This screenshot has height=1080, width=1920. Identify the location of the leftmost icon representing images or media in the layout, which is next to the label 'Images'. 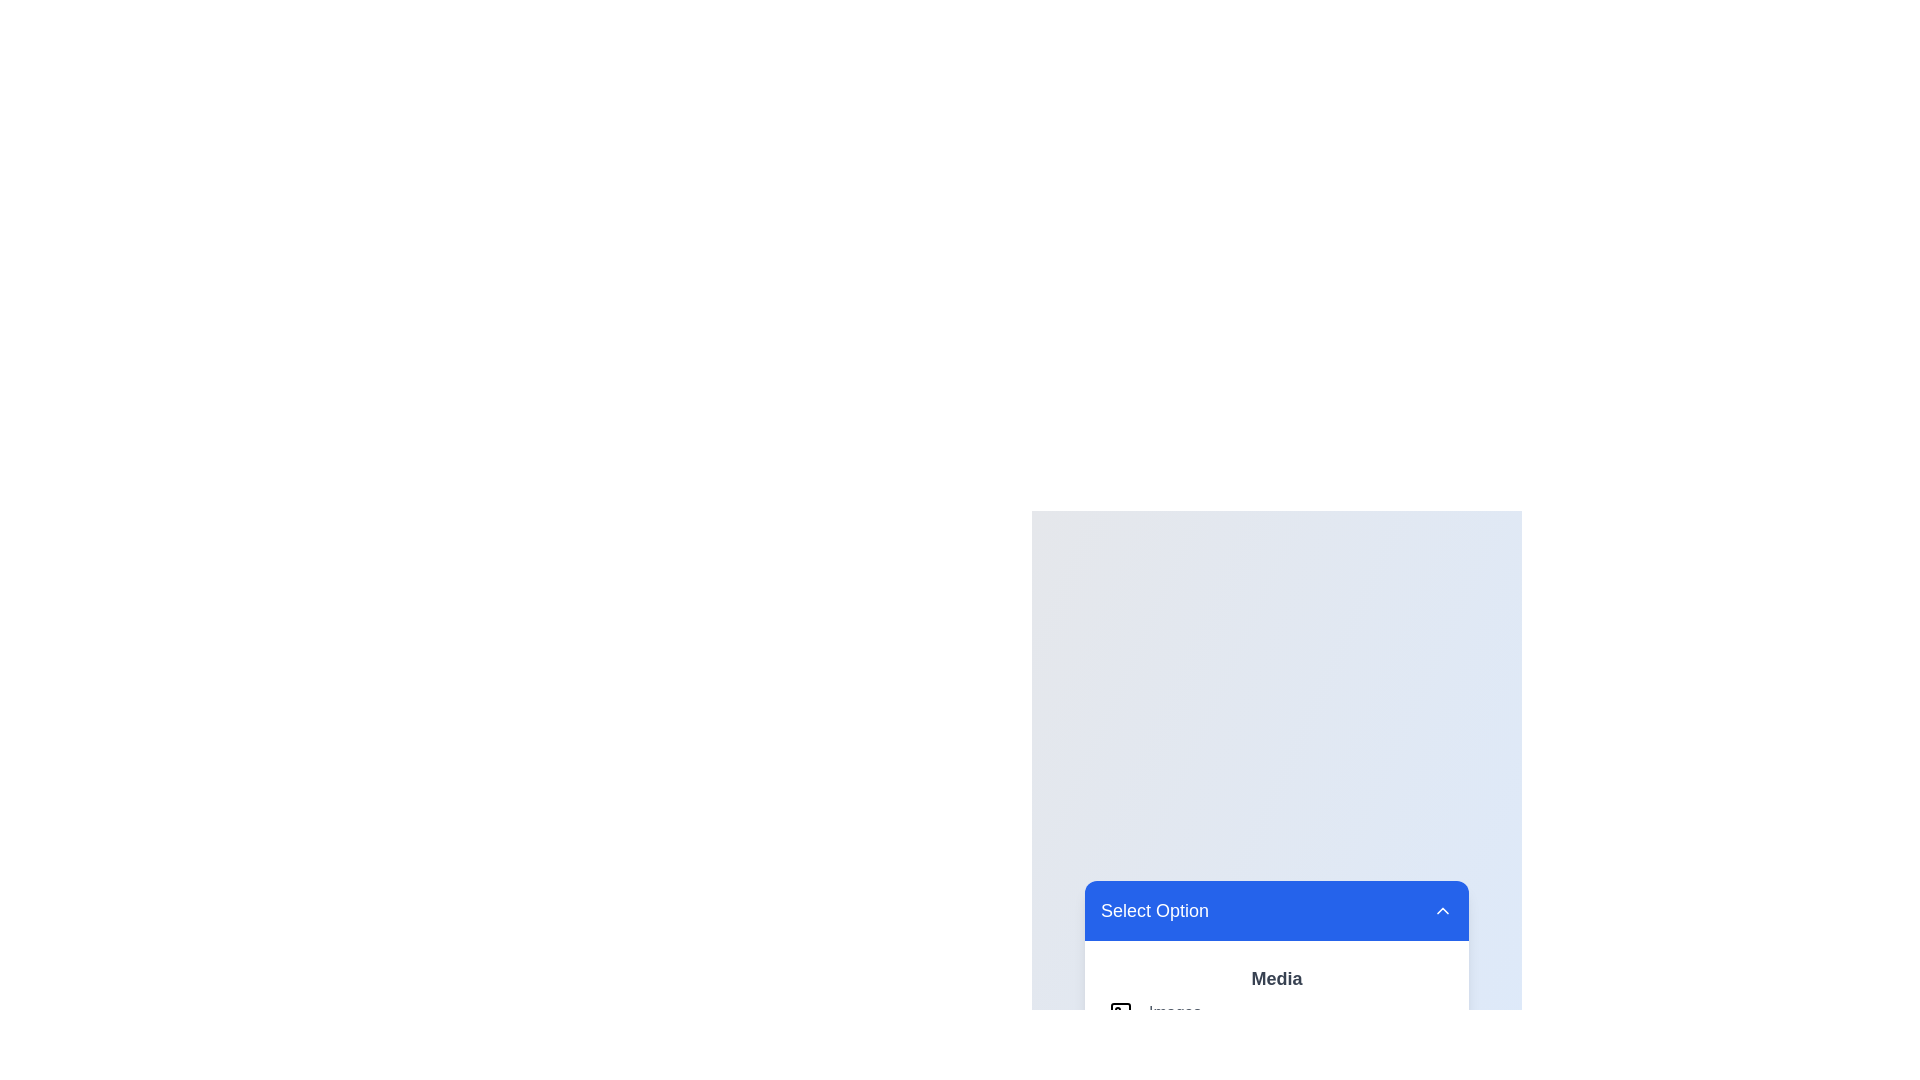
(1121, 1011).